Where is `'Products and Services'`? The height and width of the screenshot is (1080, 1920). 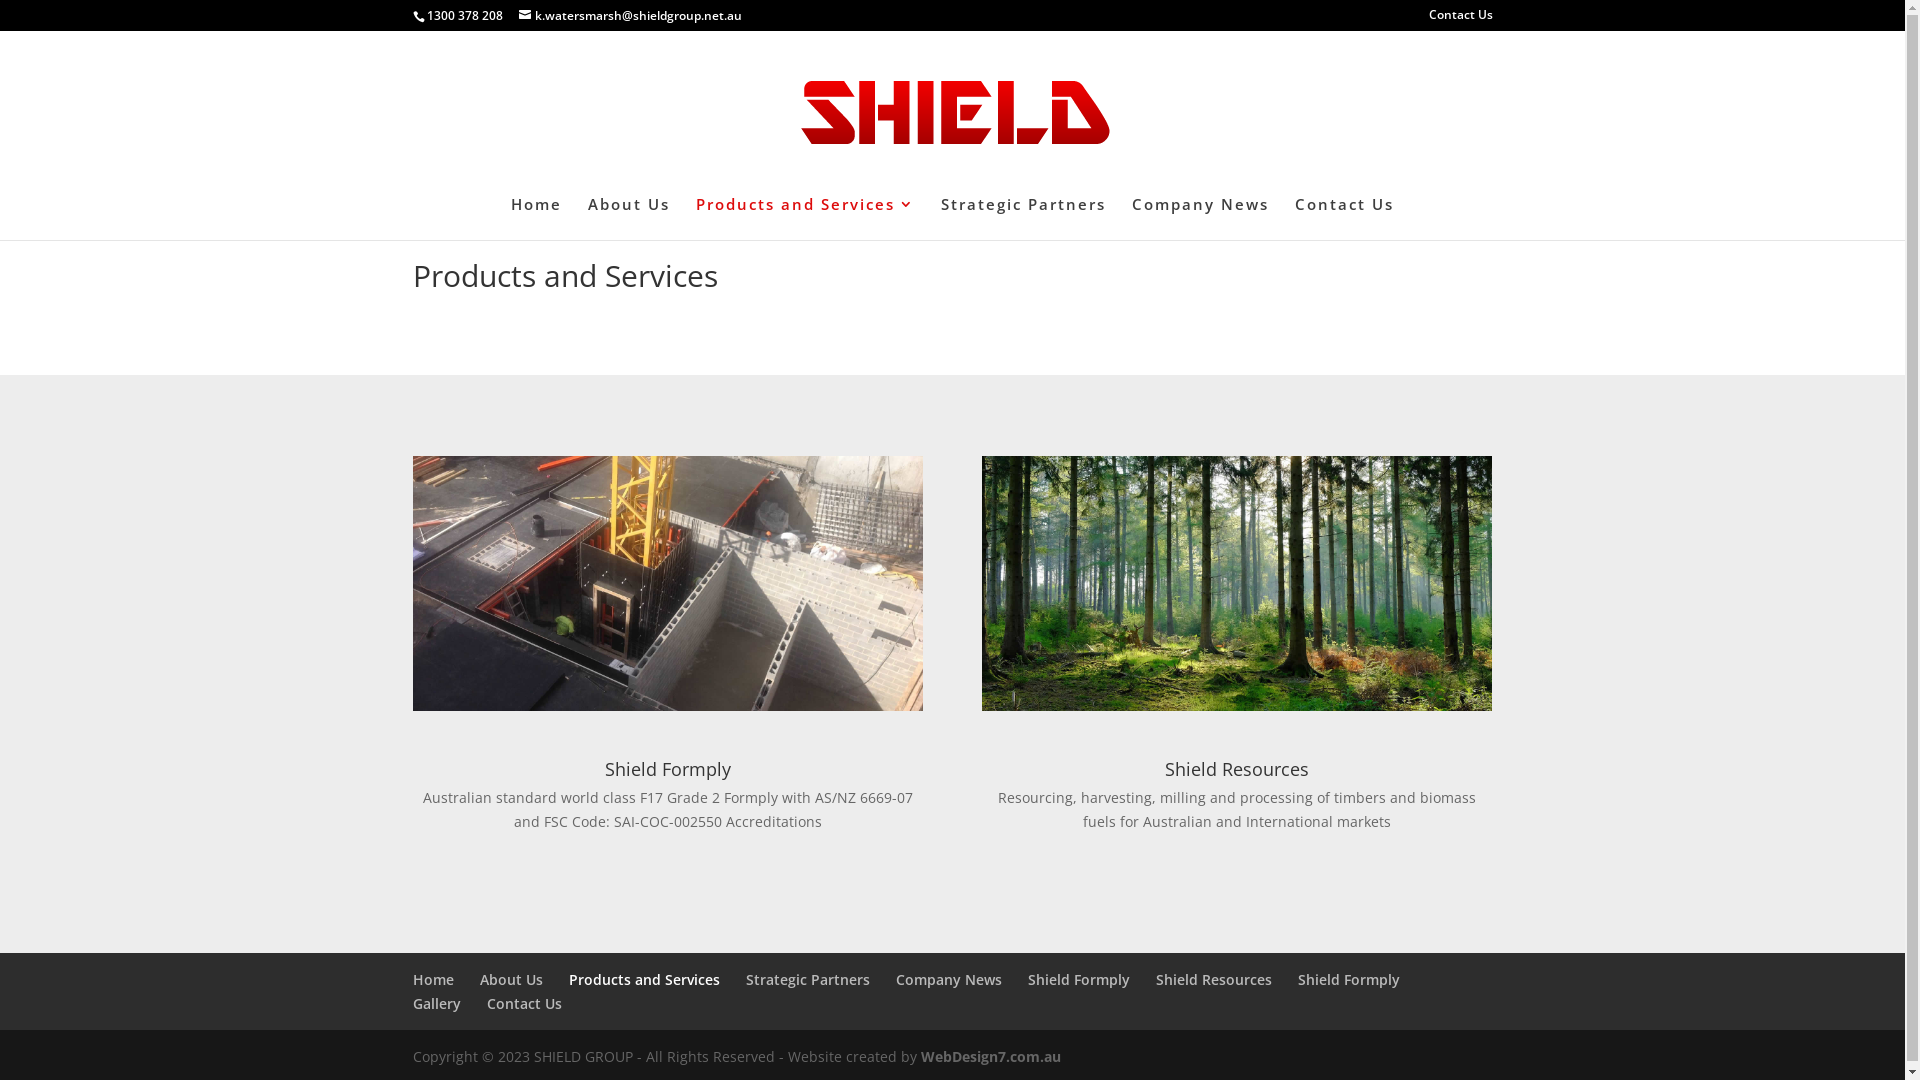
'Products and Services' is located at coordinates (643, 978).